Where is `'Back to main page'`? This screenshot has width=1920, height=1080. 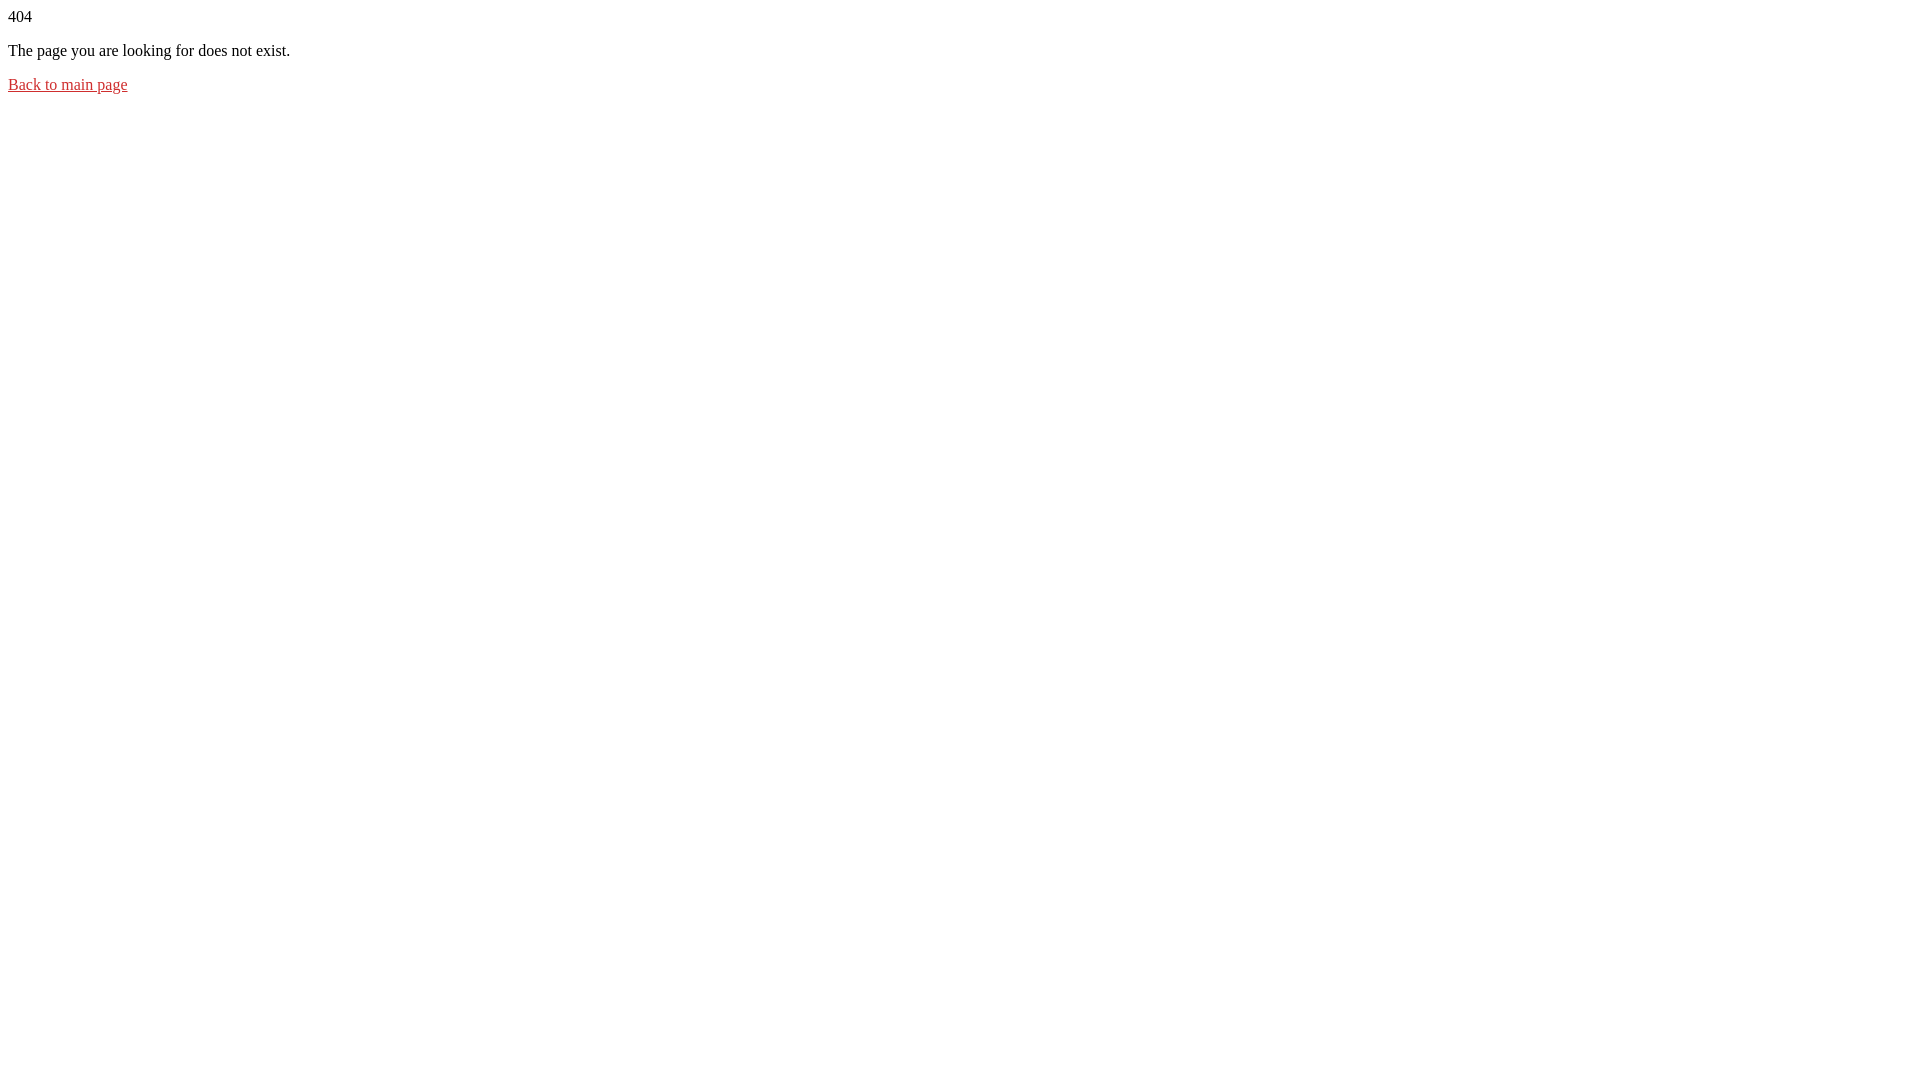 'Back to main page' is located at coordinates (8, 83).